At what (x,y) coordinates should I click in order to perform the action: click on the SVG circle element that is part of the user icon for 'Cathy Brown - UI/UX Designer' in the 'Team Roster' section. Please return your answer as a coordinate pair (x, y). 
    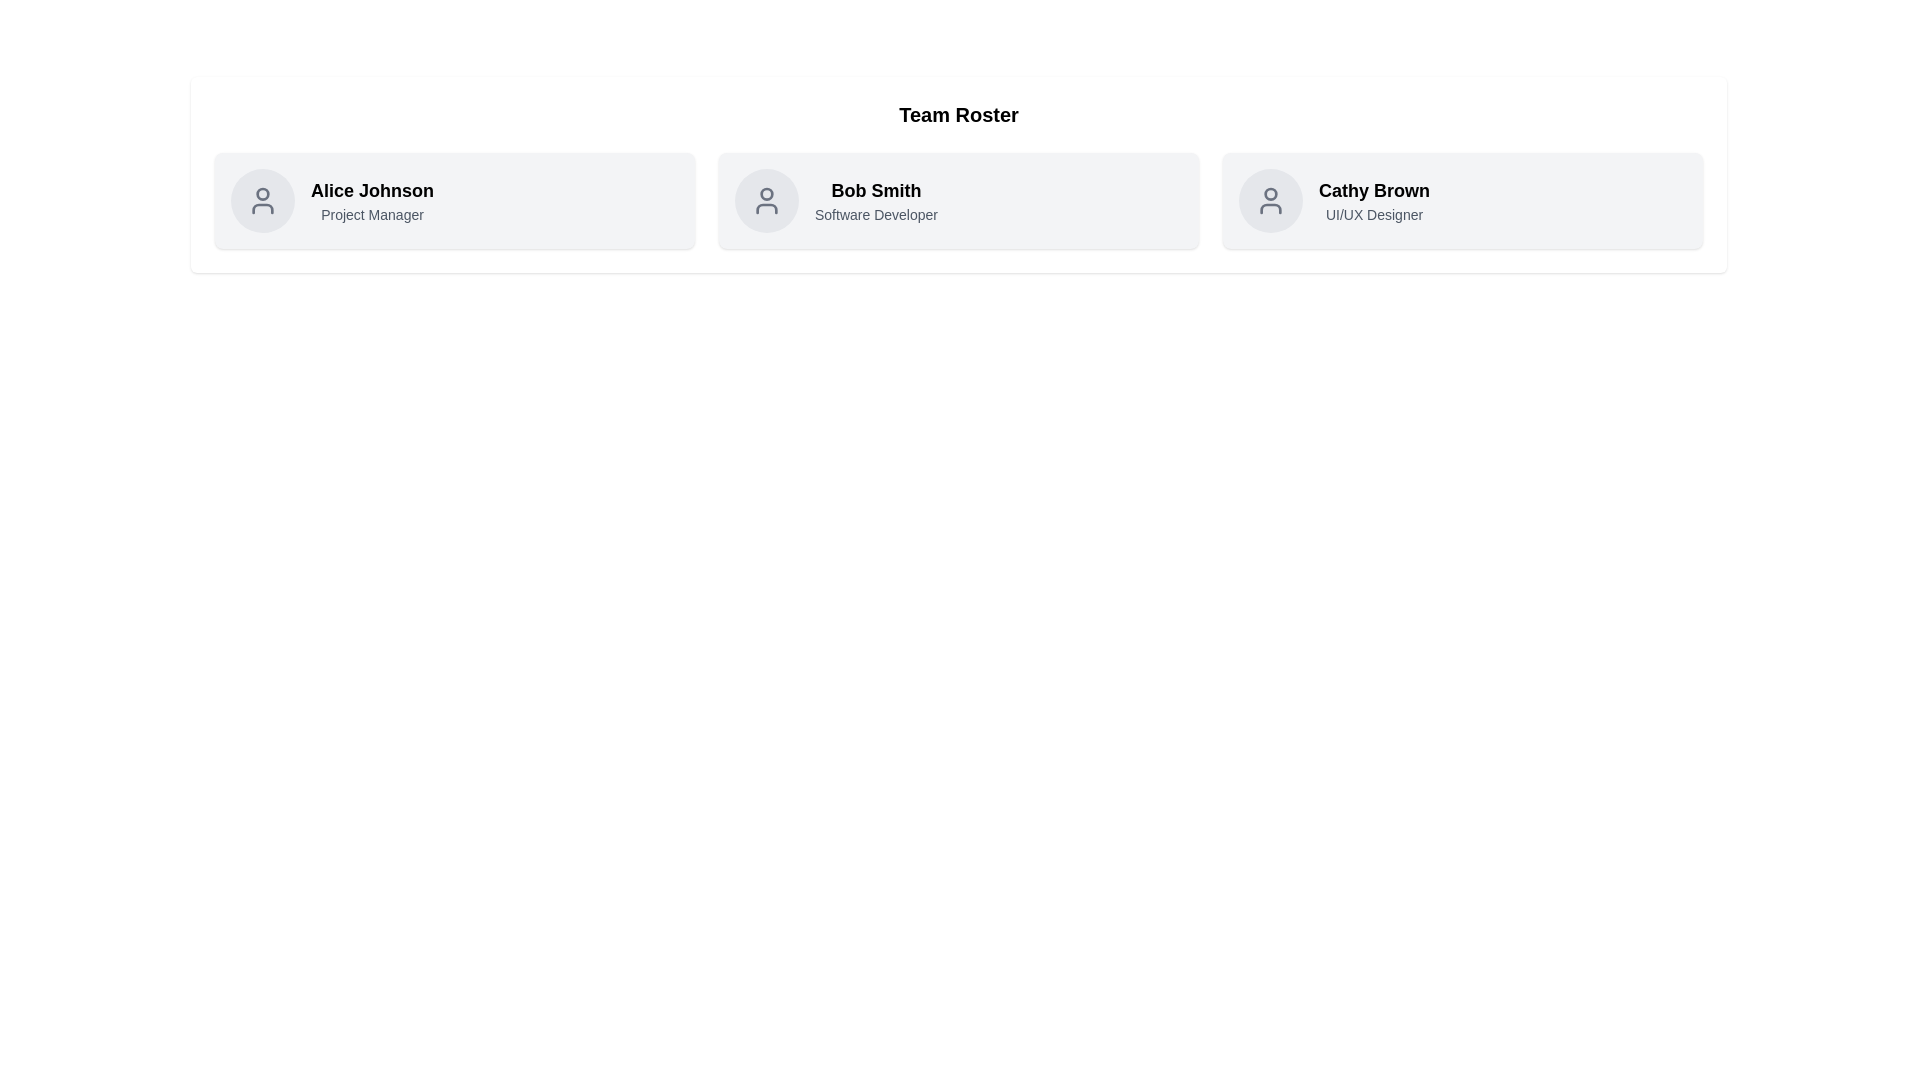
    Looking at the image, I should click on (1270, 193).